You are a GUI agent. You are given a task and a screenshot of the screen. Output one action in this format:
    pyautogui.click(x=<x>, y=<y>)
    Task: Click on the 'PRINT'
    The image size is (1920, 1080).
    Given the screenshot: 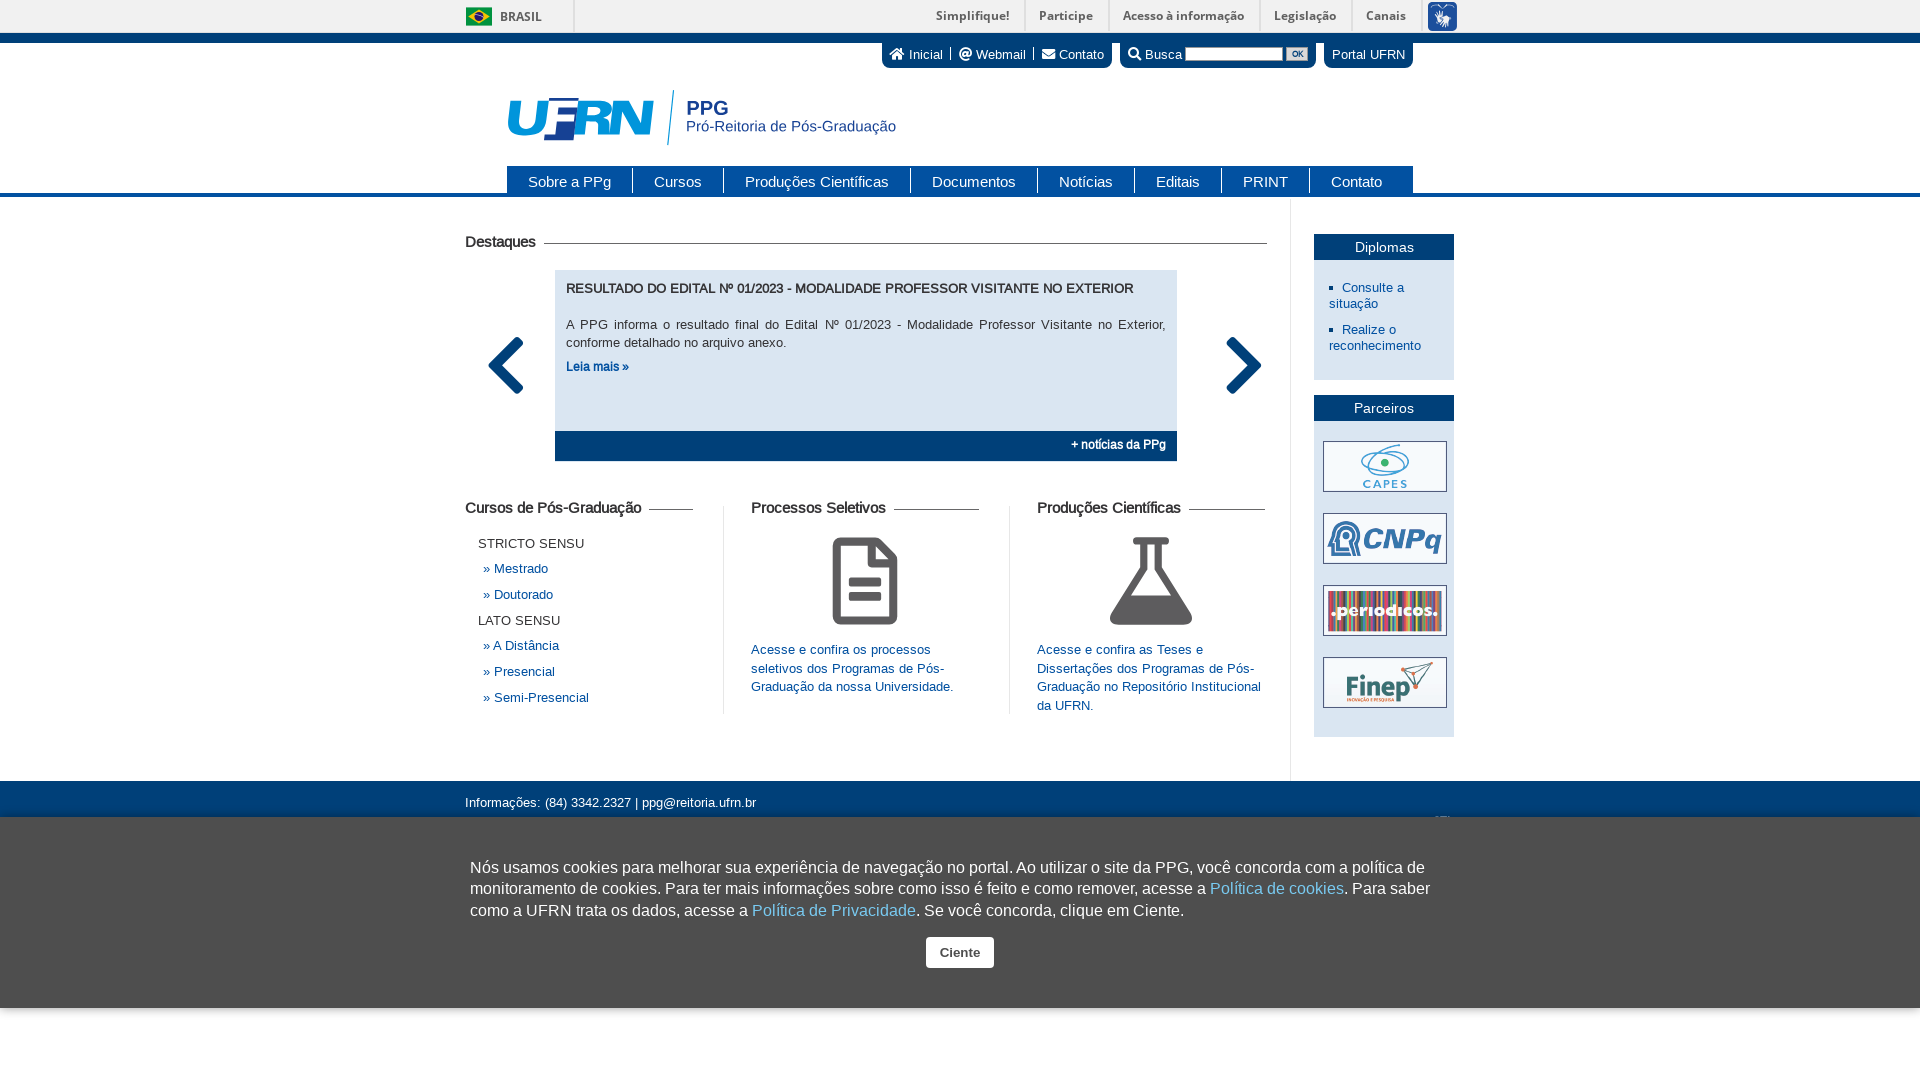 What is the action you would take?
    pyautogui.click(x=1265, y=180)
    